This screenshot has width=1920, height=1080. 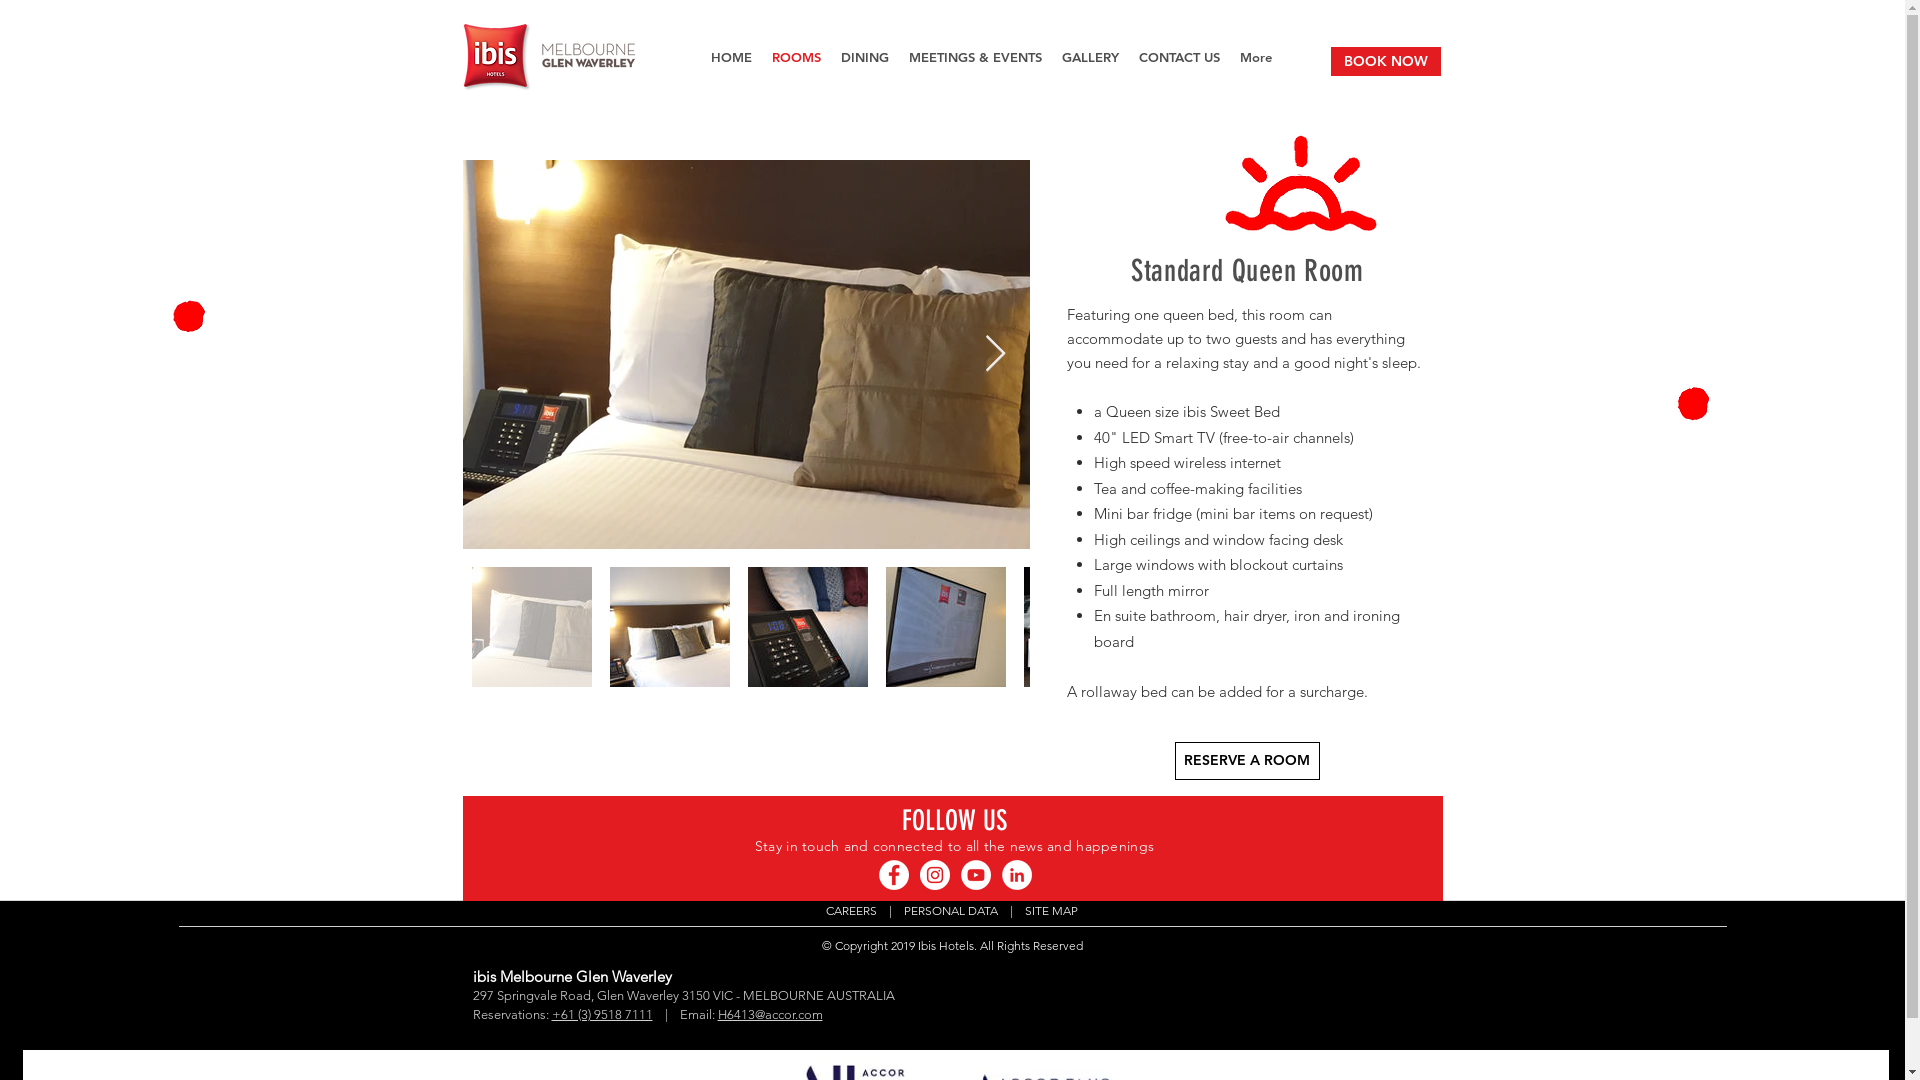 What do you see at coordinates (1089, 61) in the screenshot?
I see `'GALLERY'` at bounding box center [1089, 61].